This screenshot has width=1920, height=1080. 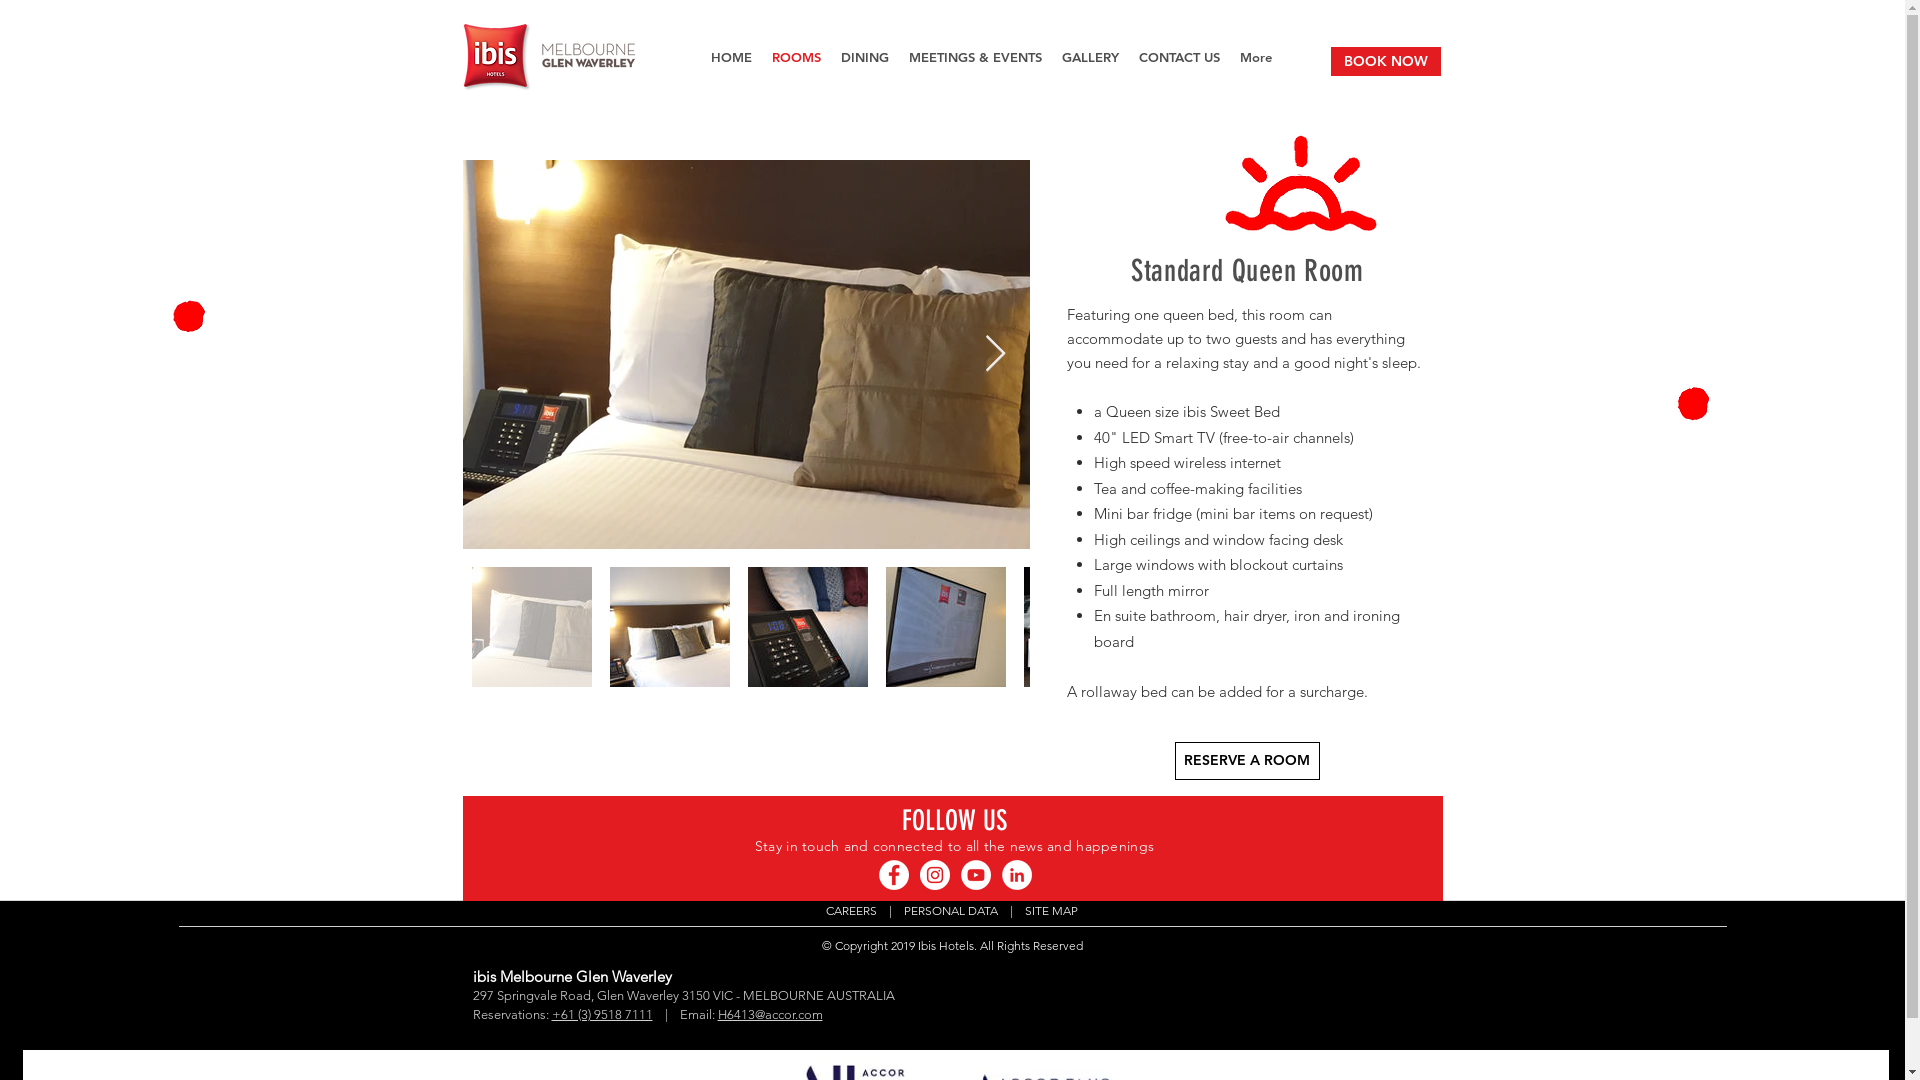 What do you see at coordinates (1089, 61) in the screenshot?
I see `'GALLERY'` at bounding box center [1089, 61].